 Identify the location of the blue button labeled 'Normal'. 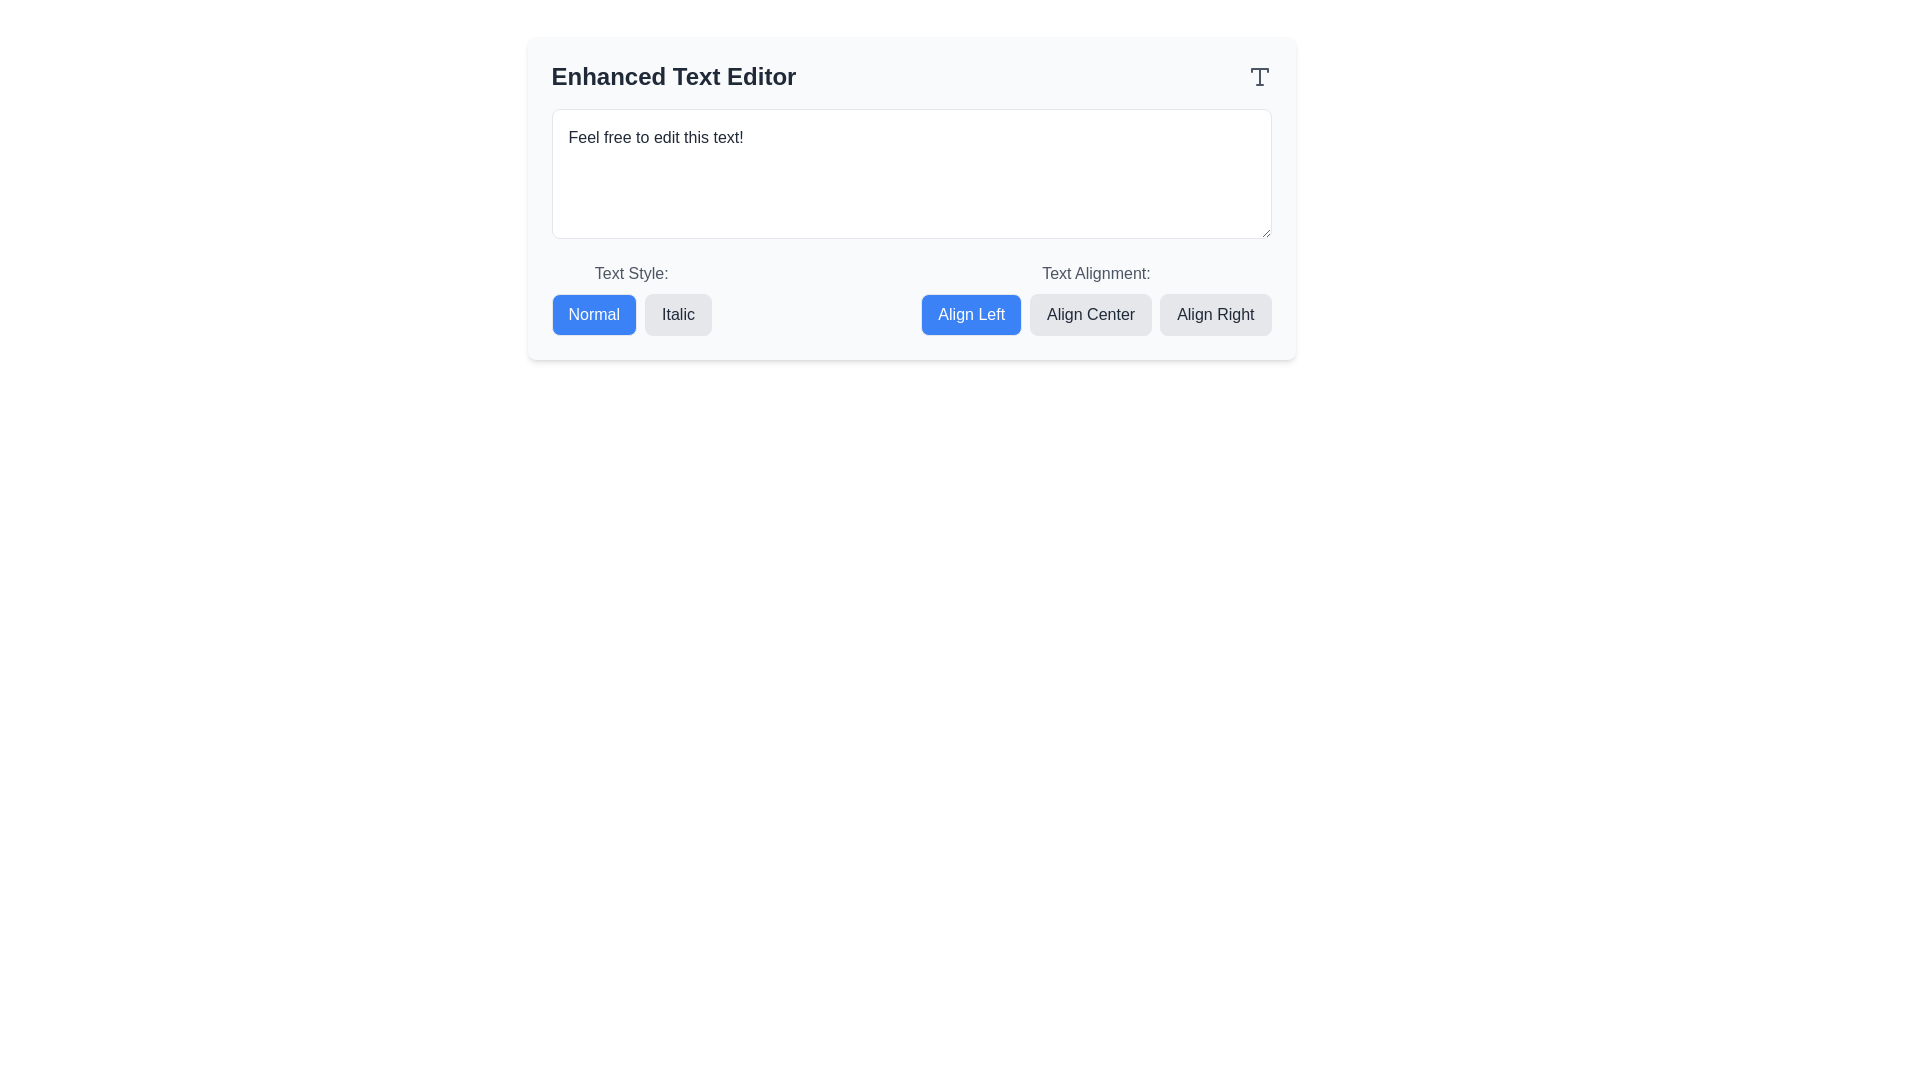
(593, 315).